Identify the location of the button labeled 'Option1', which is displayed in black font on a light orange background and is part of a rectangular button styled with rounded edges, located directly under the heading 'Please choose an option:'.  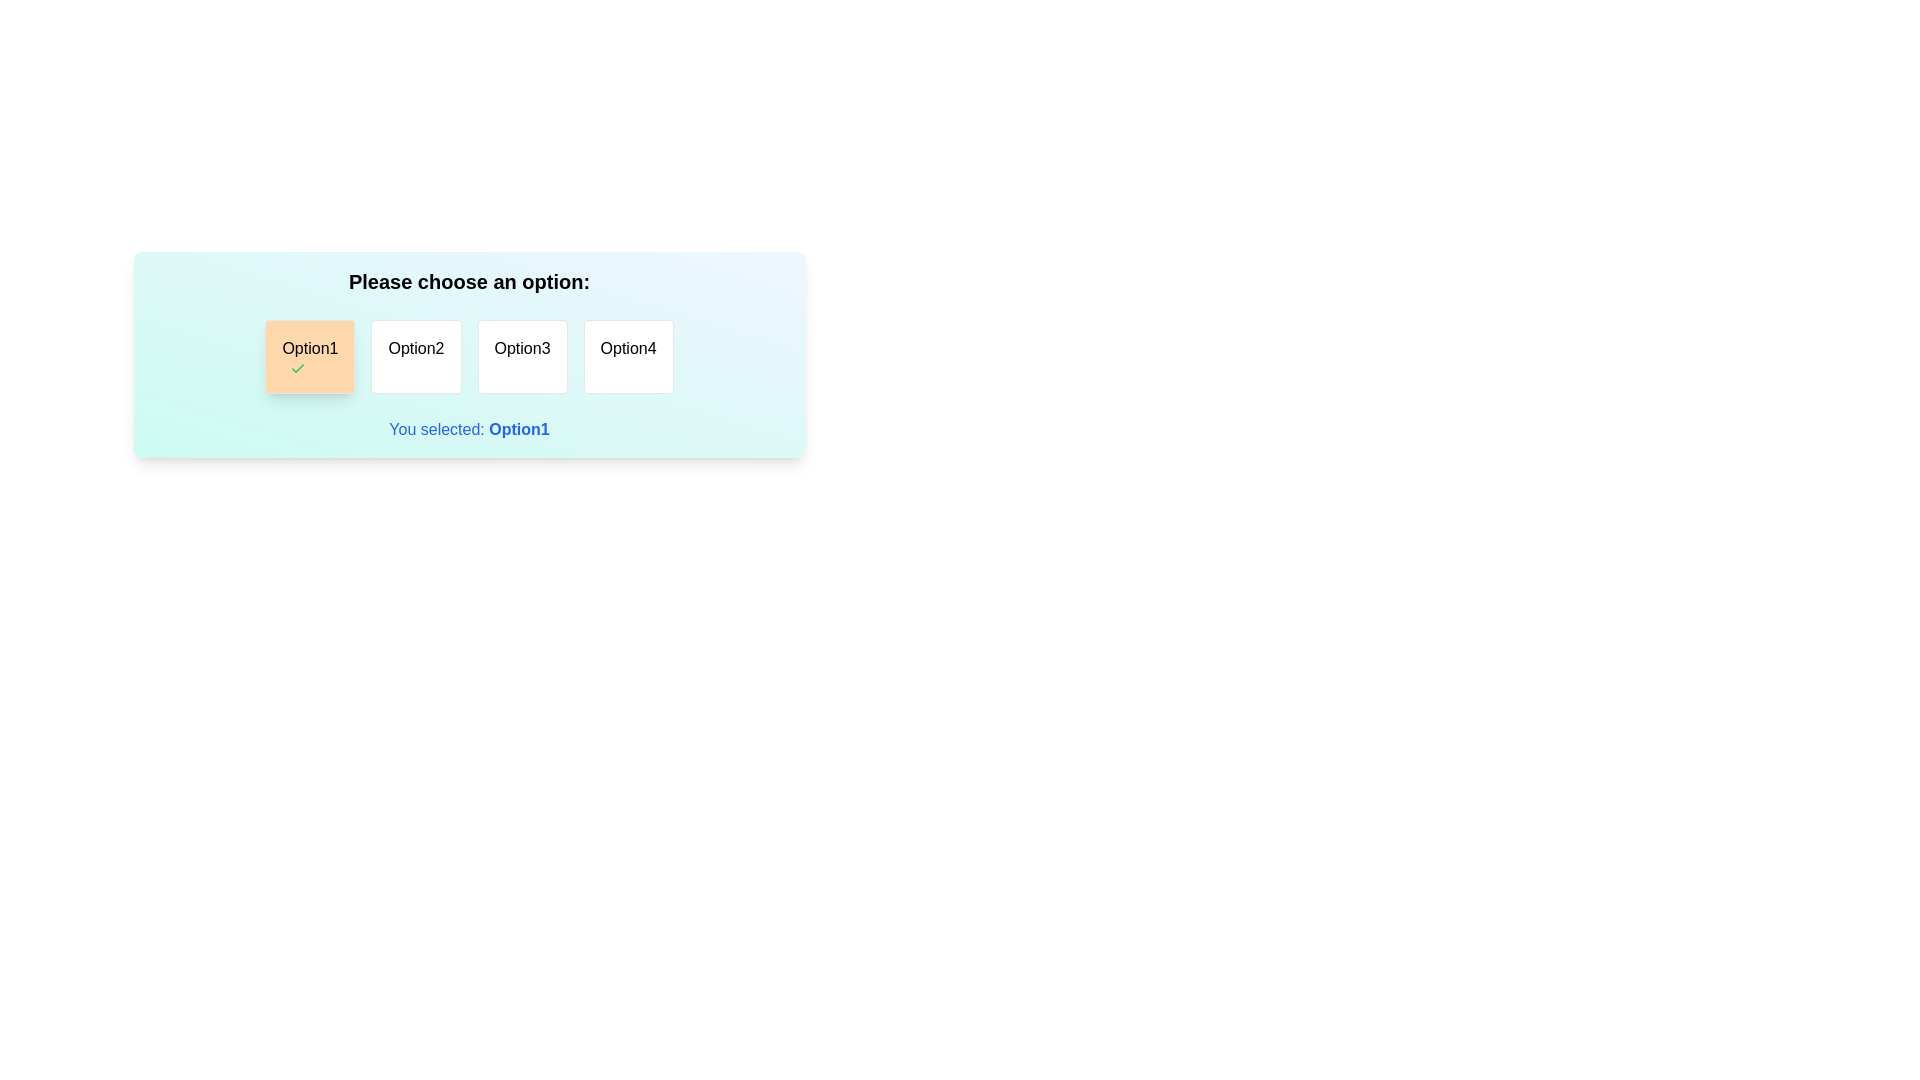
(309, 347).